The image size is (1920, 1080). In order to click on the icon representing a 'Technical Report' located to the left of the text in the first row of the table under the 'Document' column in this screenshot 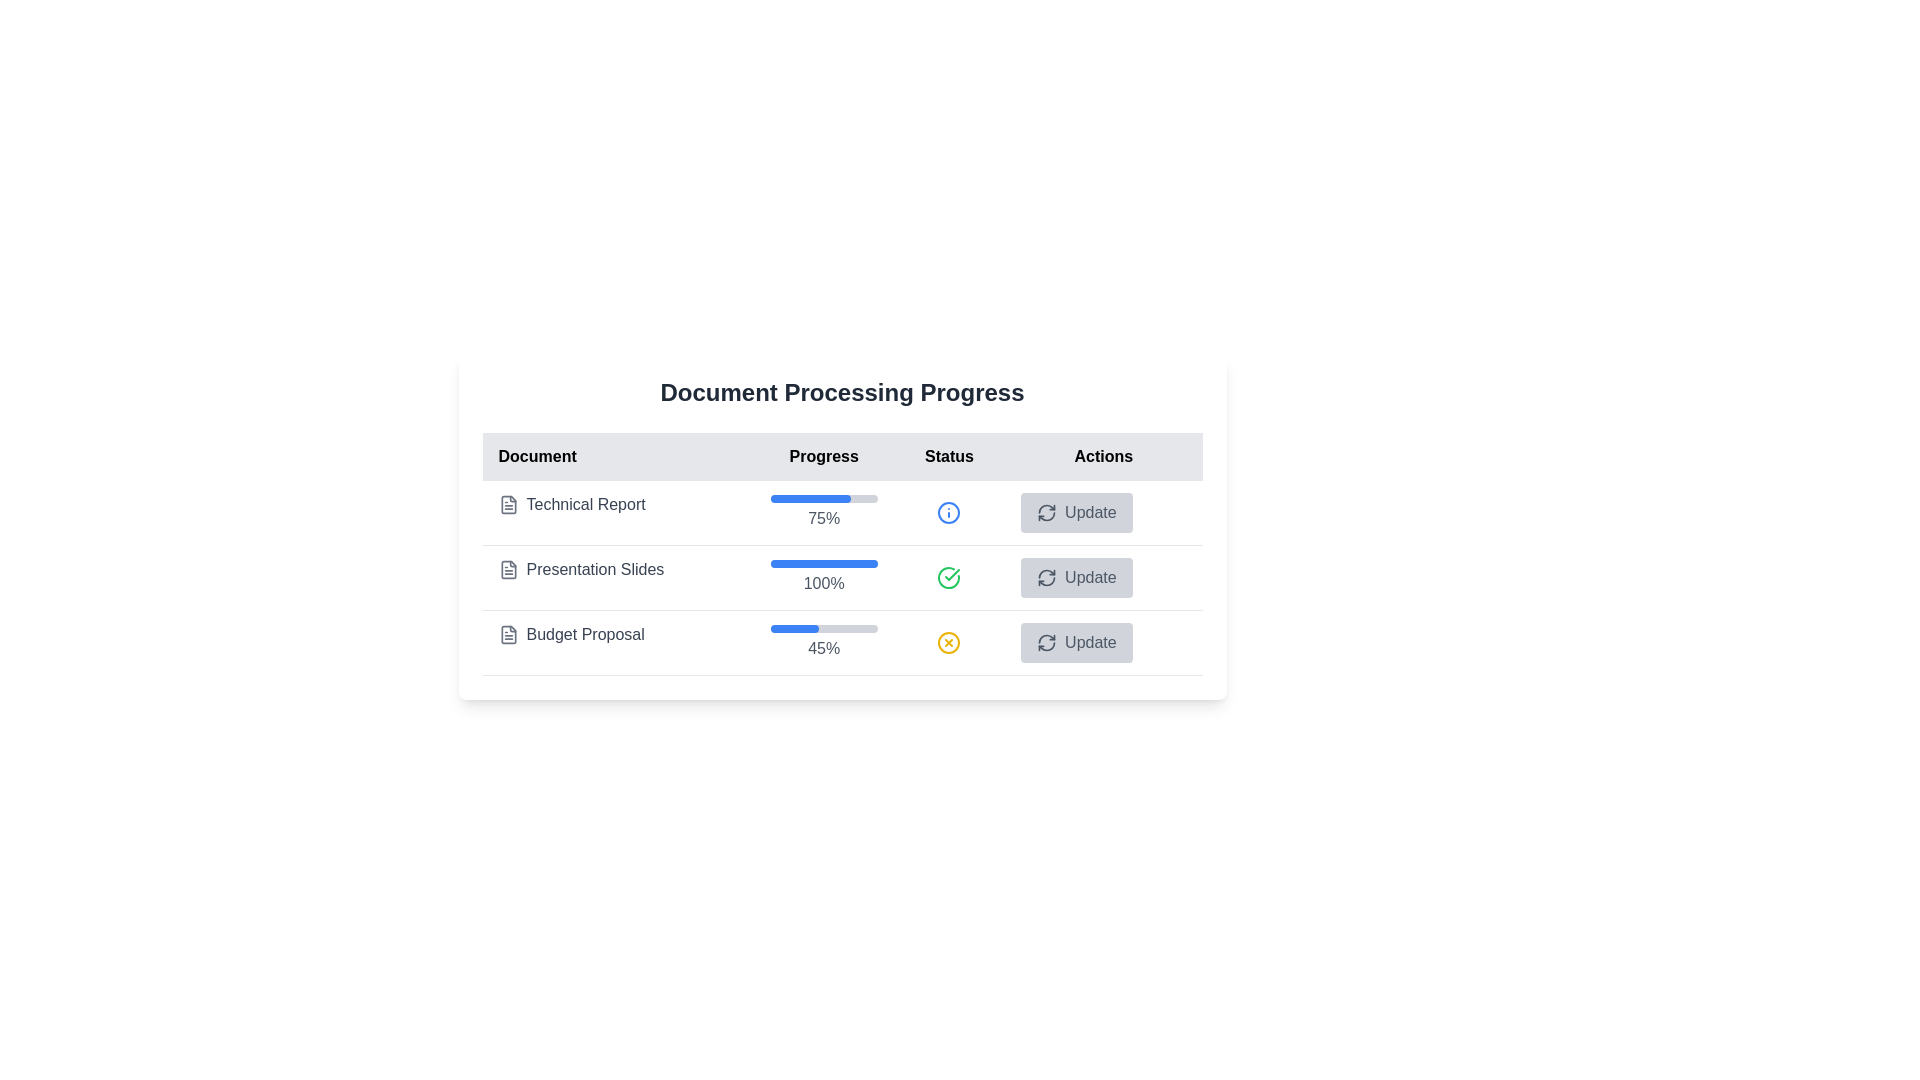, I will do `click(508, 504)`.